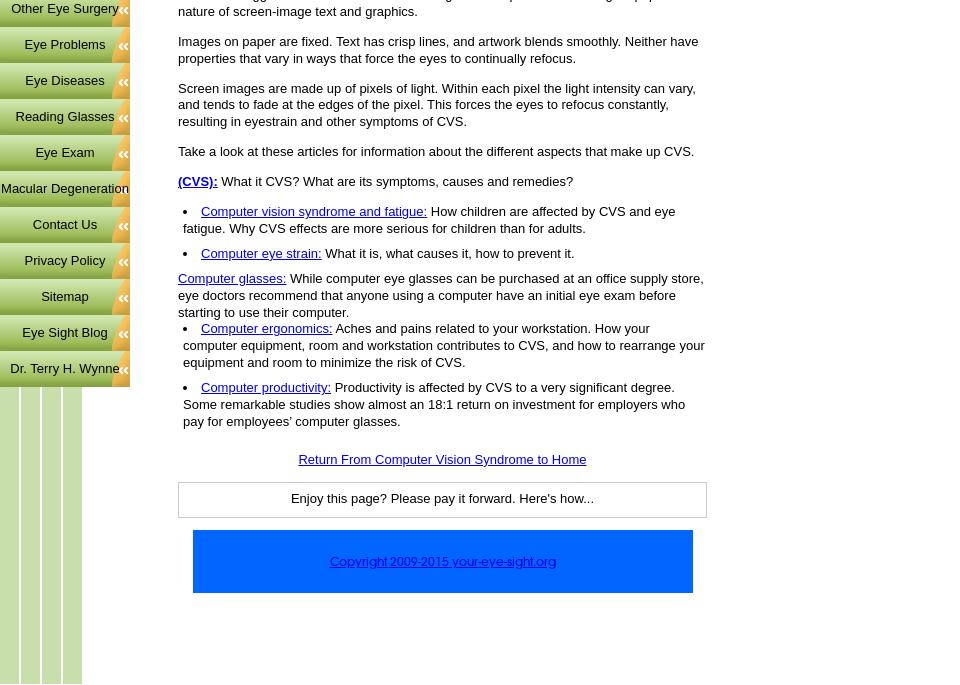 The height and width of the screenshot is (685, 960). Describe the element at coordinates (10, 6) in the screenshot. I see `'Other Eye Surgery'` at that location.